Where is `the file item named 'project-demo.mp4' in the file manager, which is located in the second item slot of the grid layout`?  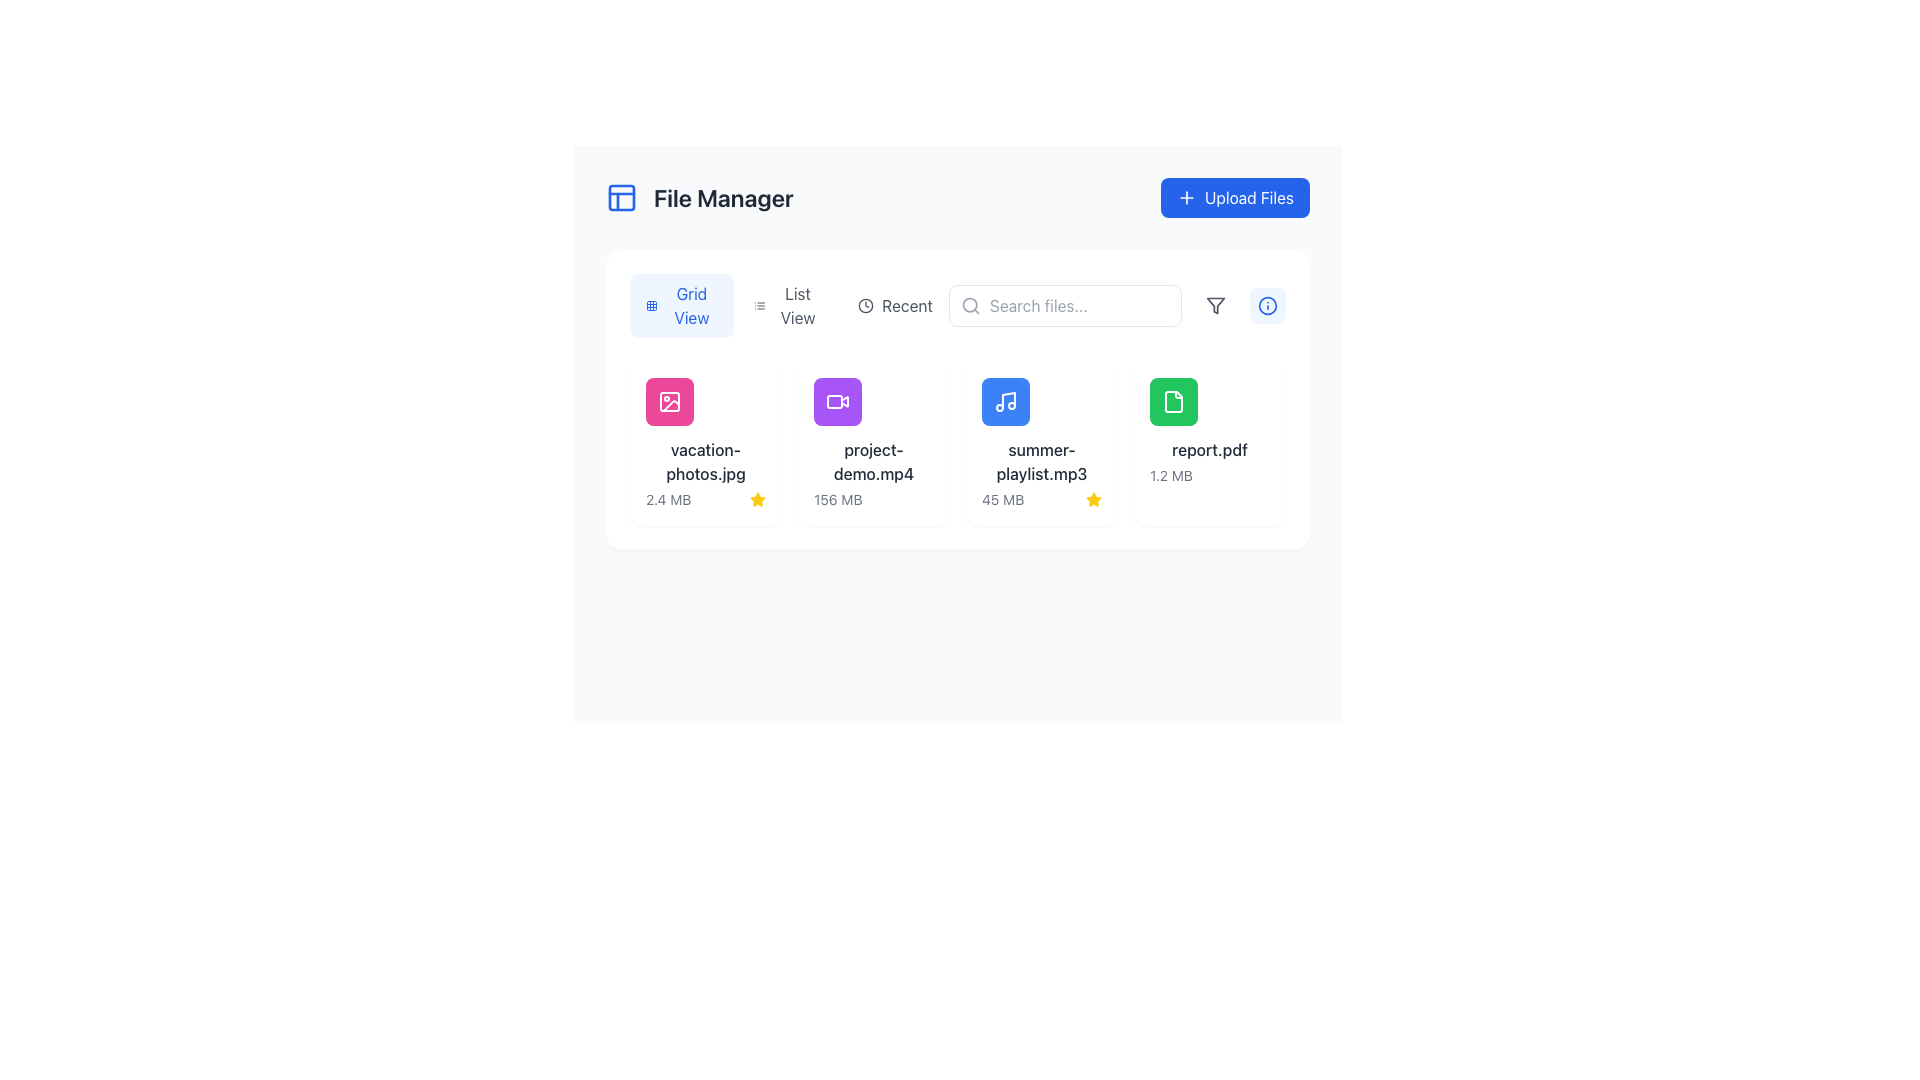 the file item named 'project-demo.mp4' in the file manager, which is located in the second item slot of the grid layout is located at coordinates (873, 401).